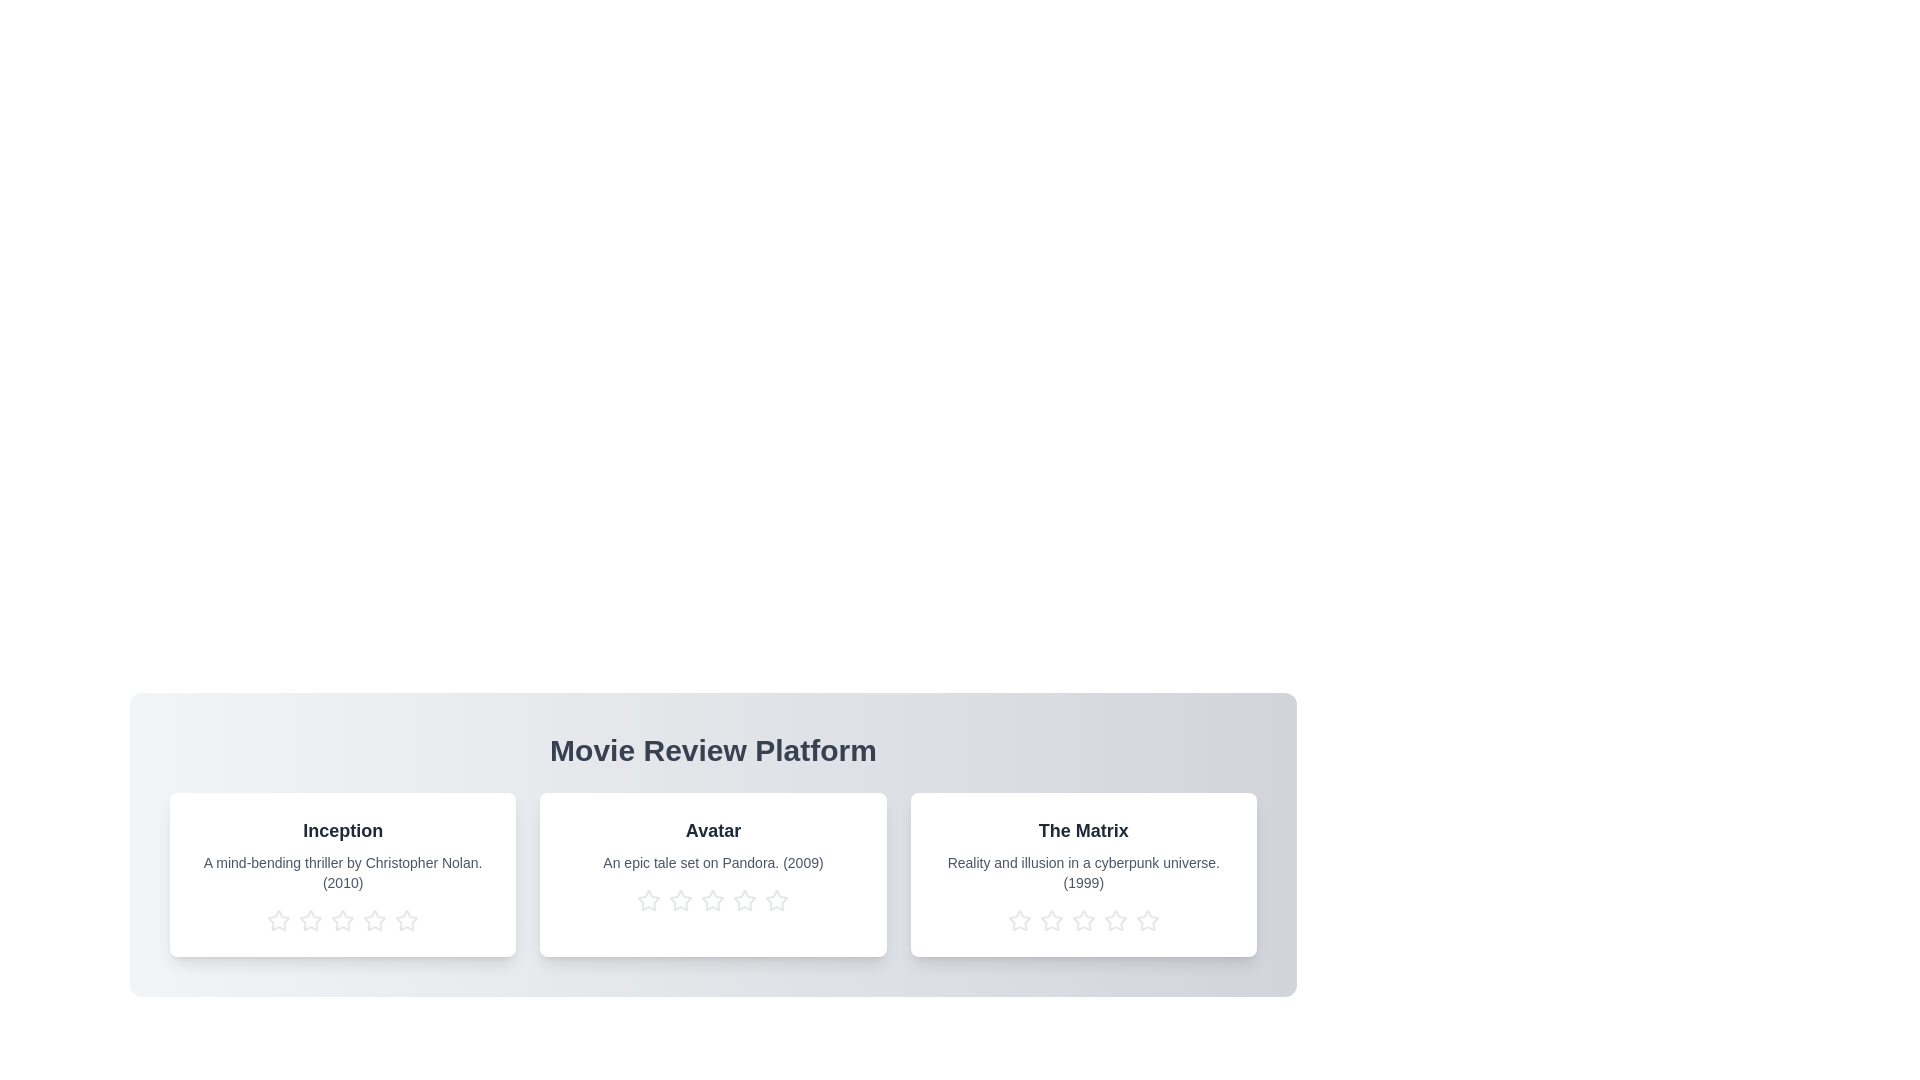  I want to click on the star corresponding to 1 stars for the movie titled Avatar, so click(648, 901).